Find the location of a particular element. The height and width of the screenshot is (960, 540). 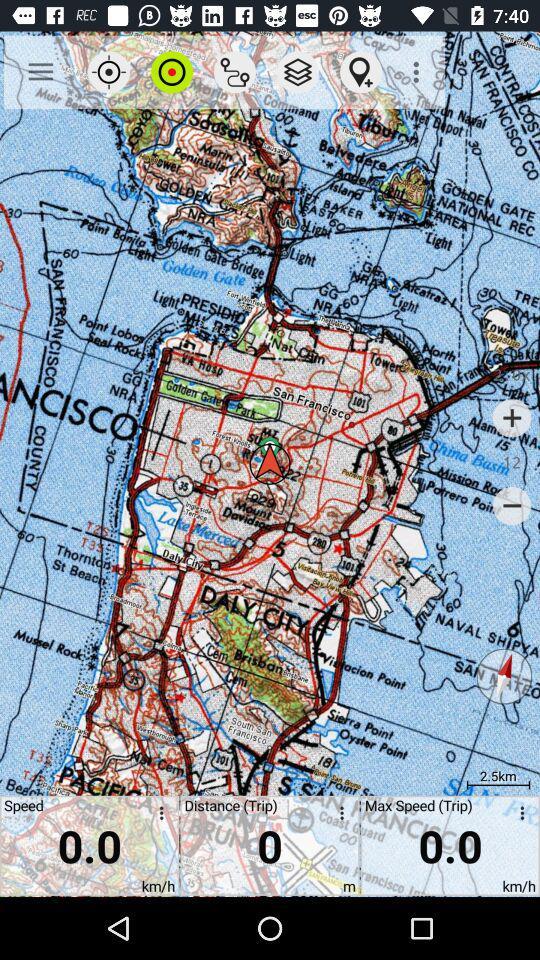

the item above max speed (trip) item is located at coordinates (503, 676).